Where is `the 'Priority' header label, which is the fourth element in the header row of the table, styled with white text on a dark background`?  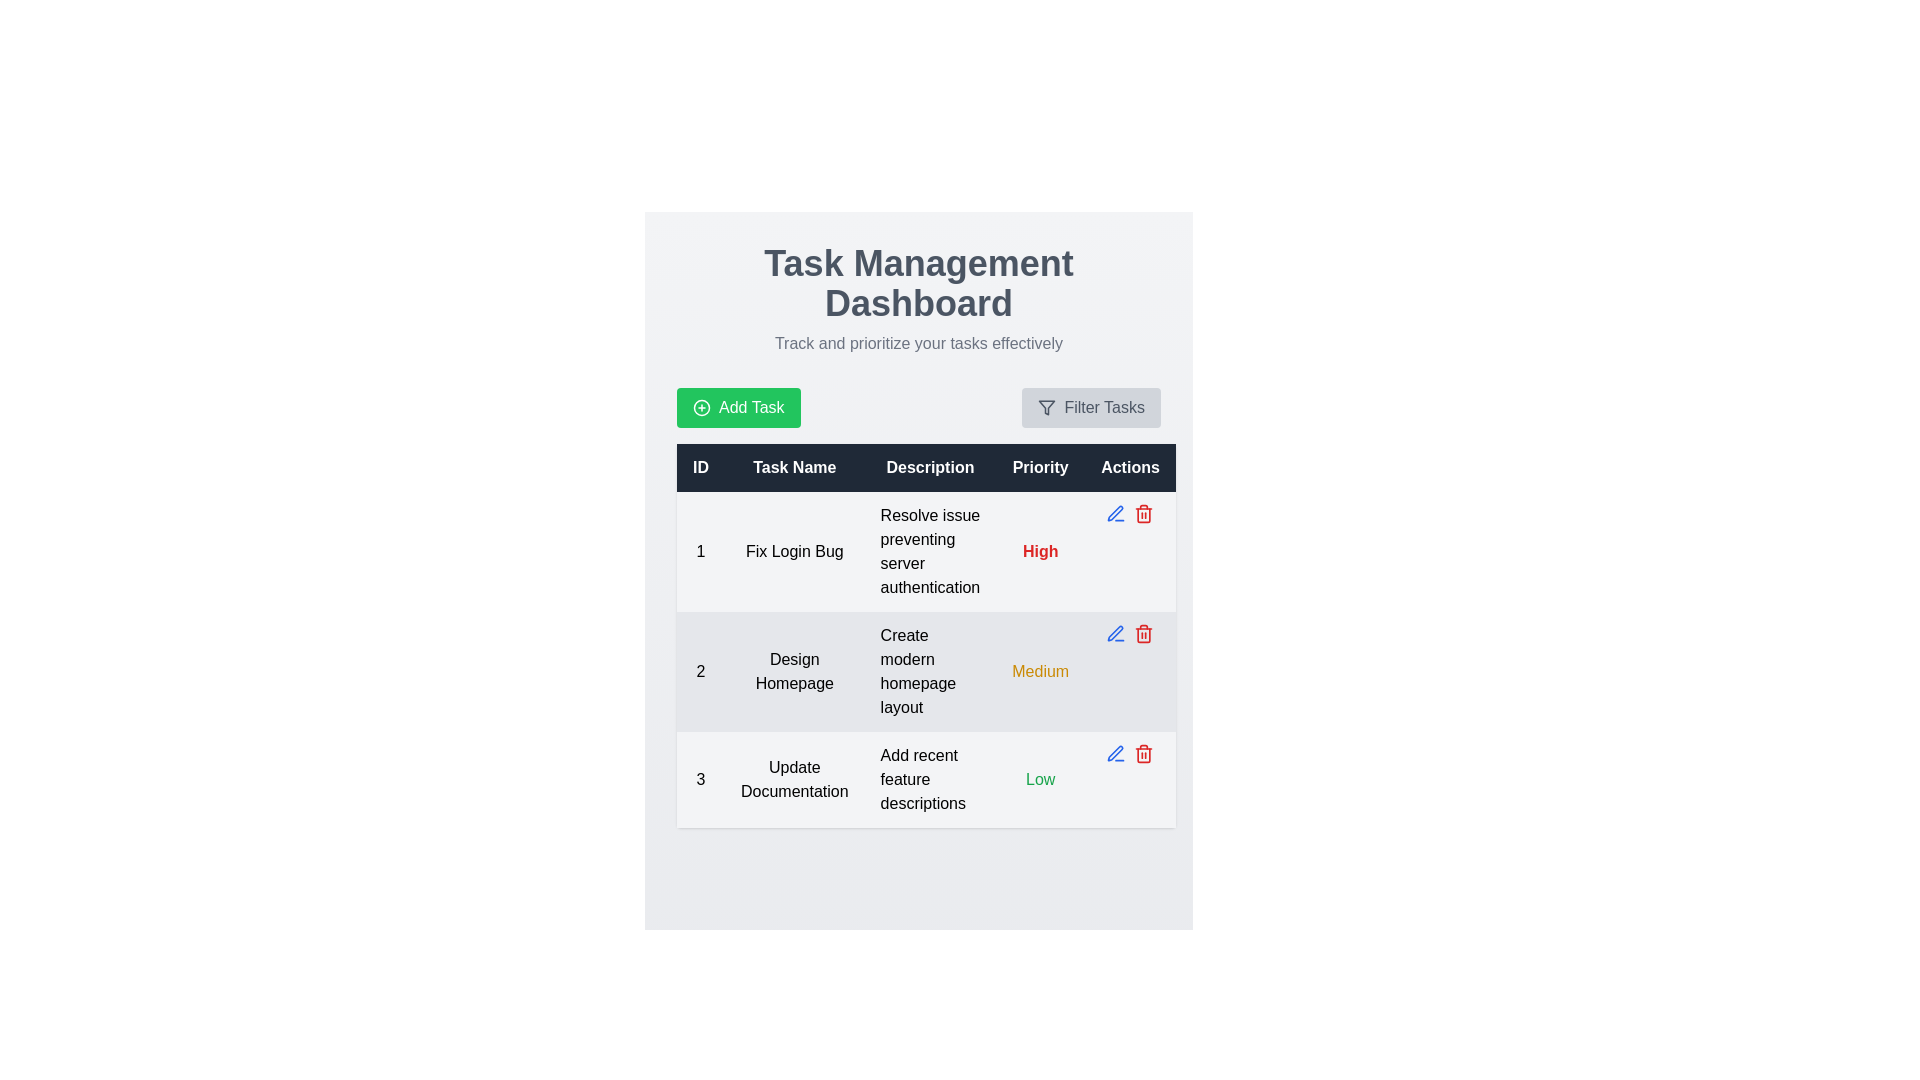
the 'Priority' header label, which is the fourth element in the header row of the table, styled with white text on a dark background is located at coordinates (1040, 467).